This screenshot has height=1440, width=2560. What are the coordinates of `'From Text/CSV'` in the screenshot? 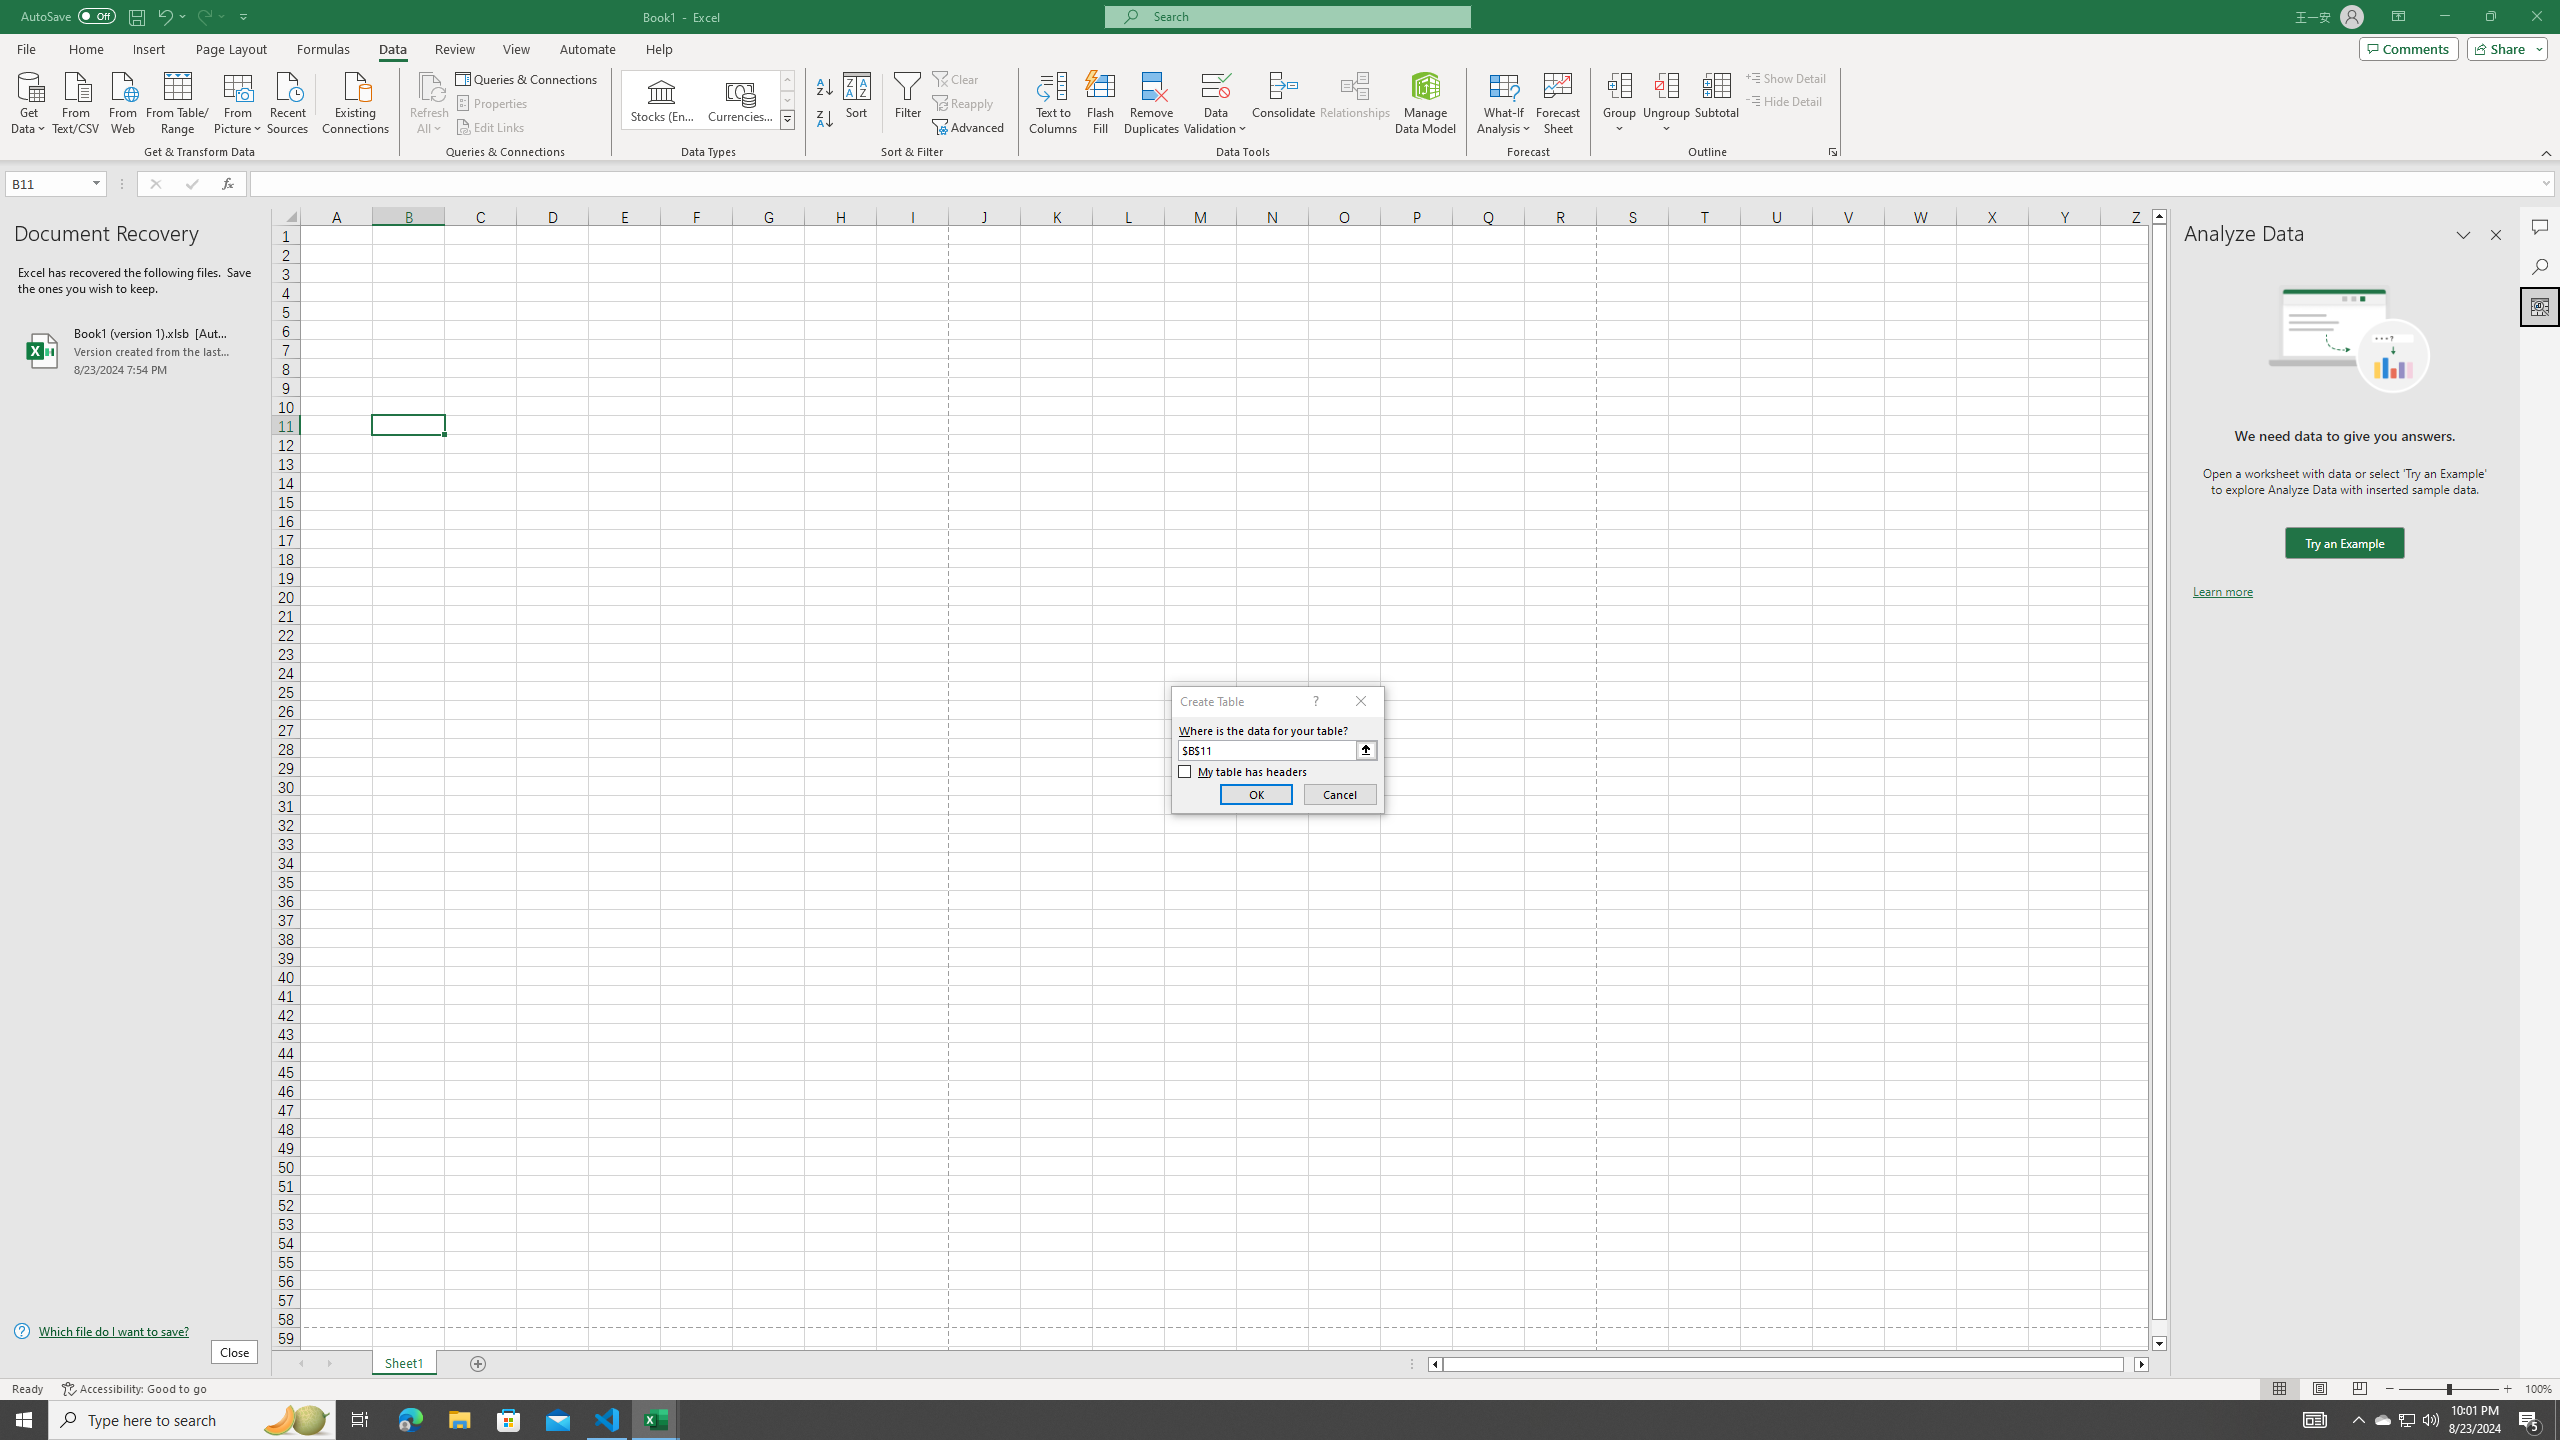 It's located at (76, 100).